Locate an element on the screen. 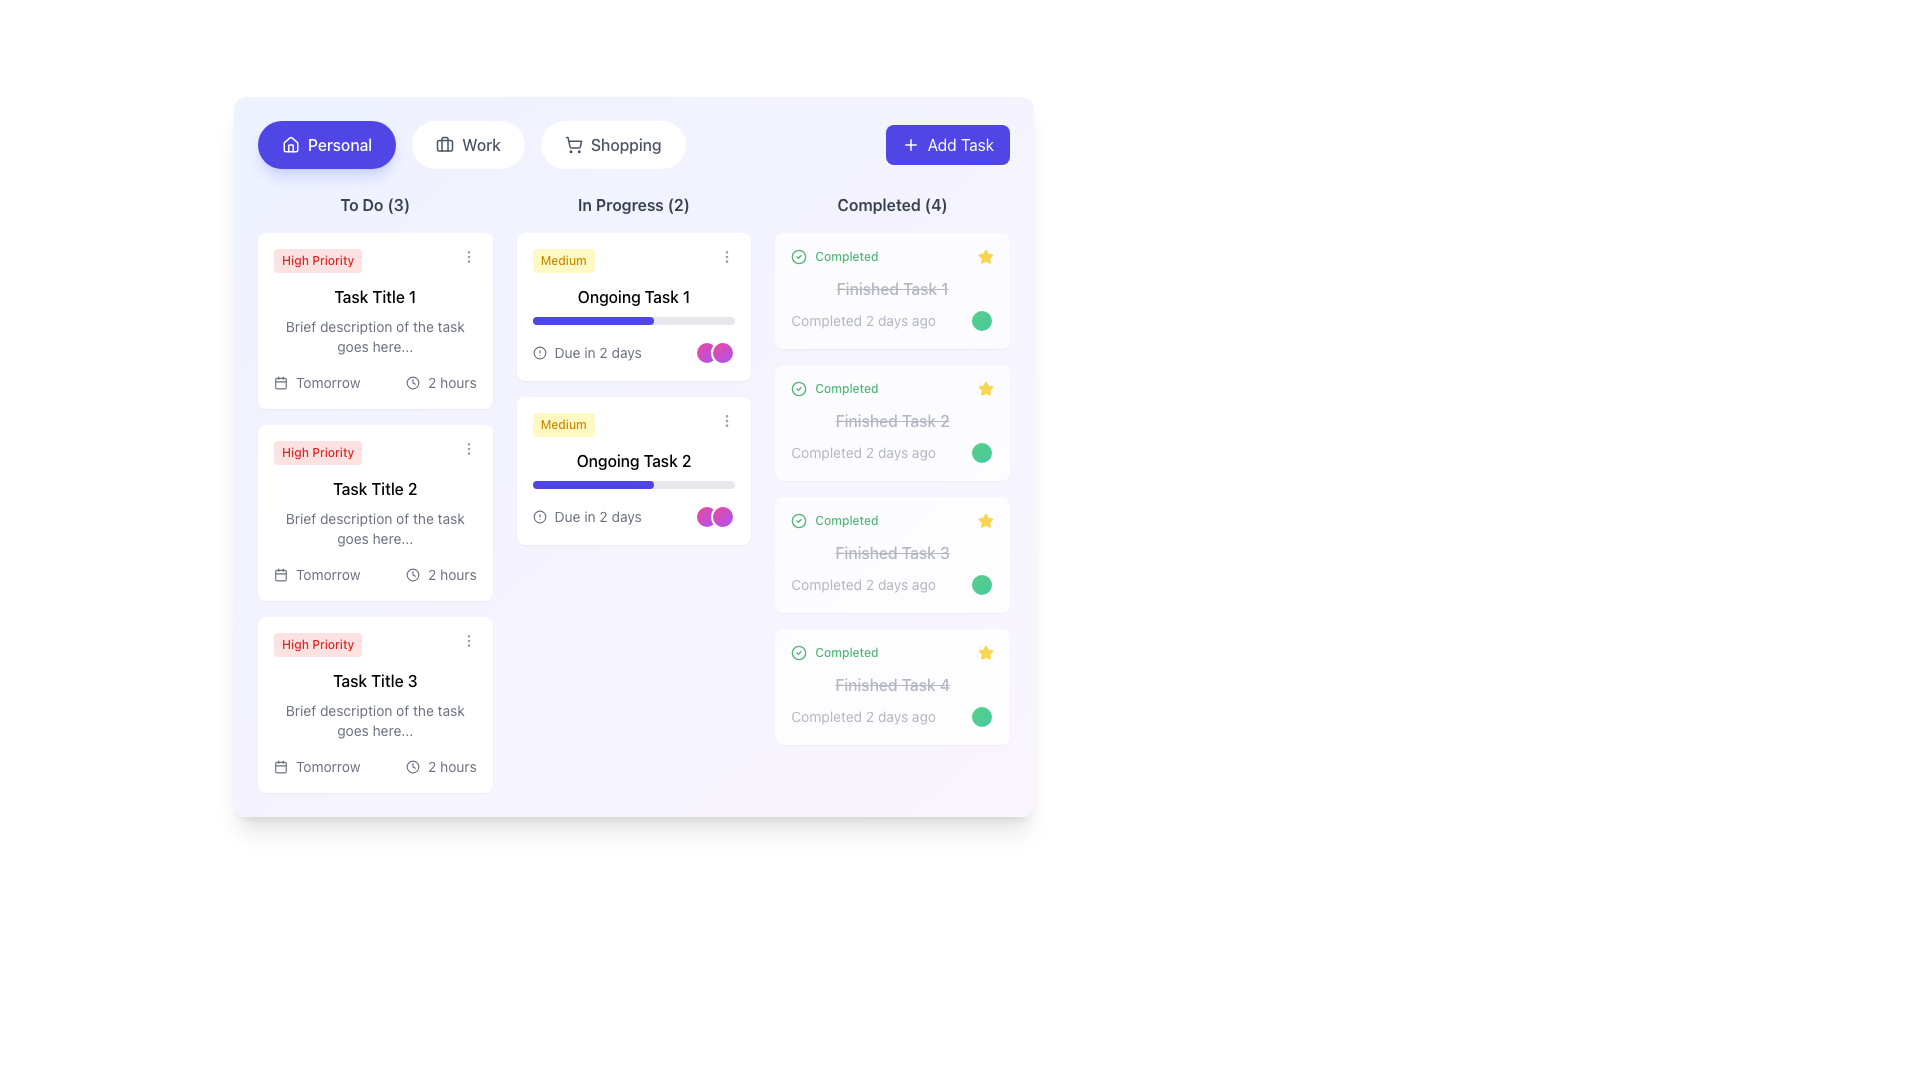 The height and width of the screenshot is (1080, 1920). the decorative rectangle component of the calendar icon located in the bottom-left corner of the task card titled 'Task Title 1' in the 'To Do' list column is located at coordinates (280, 382).